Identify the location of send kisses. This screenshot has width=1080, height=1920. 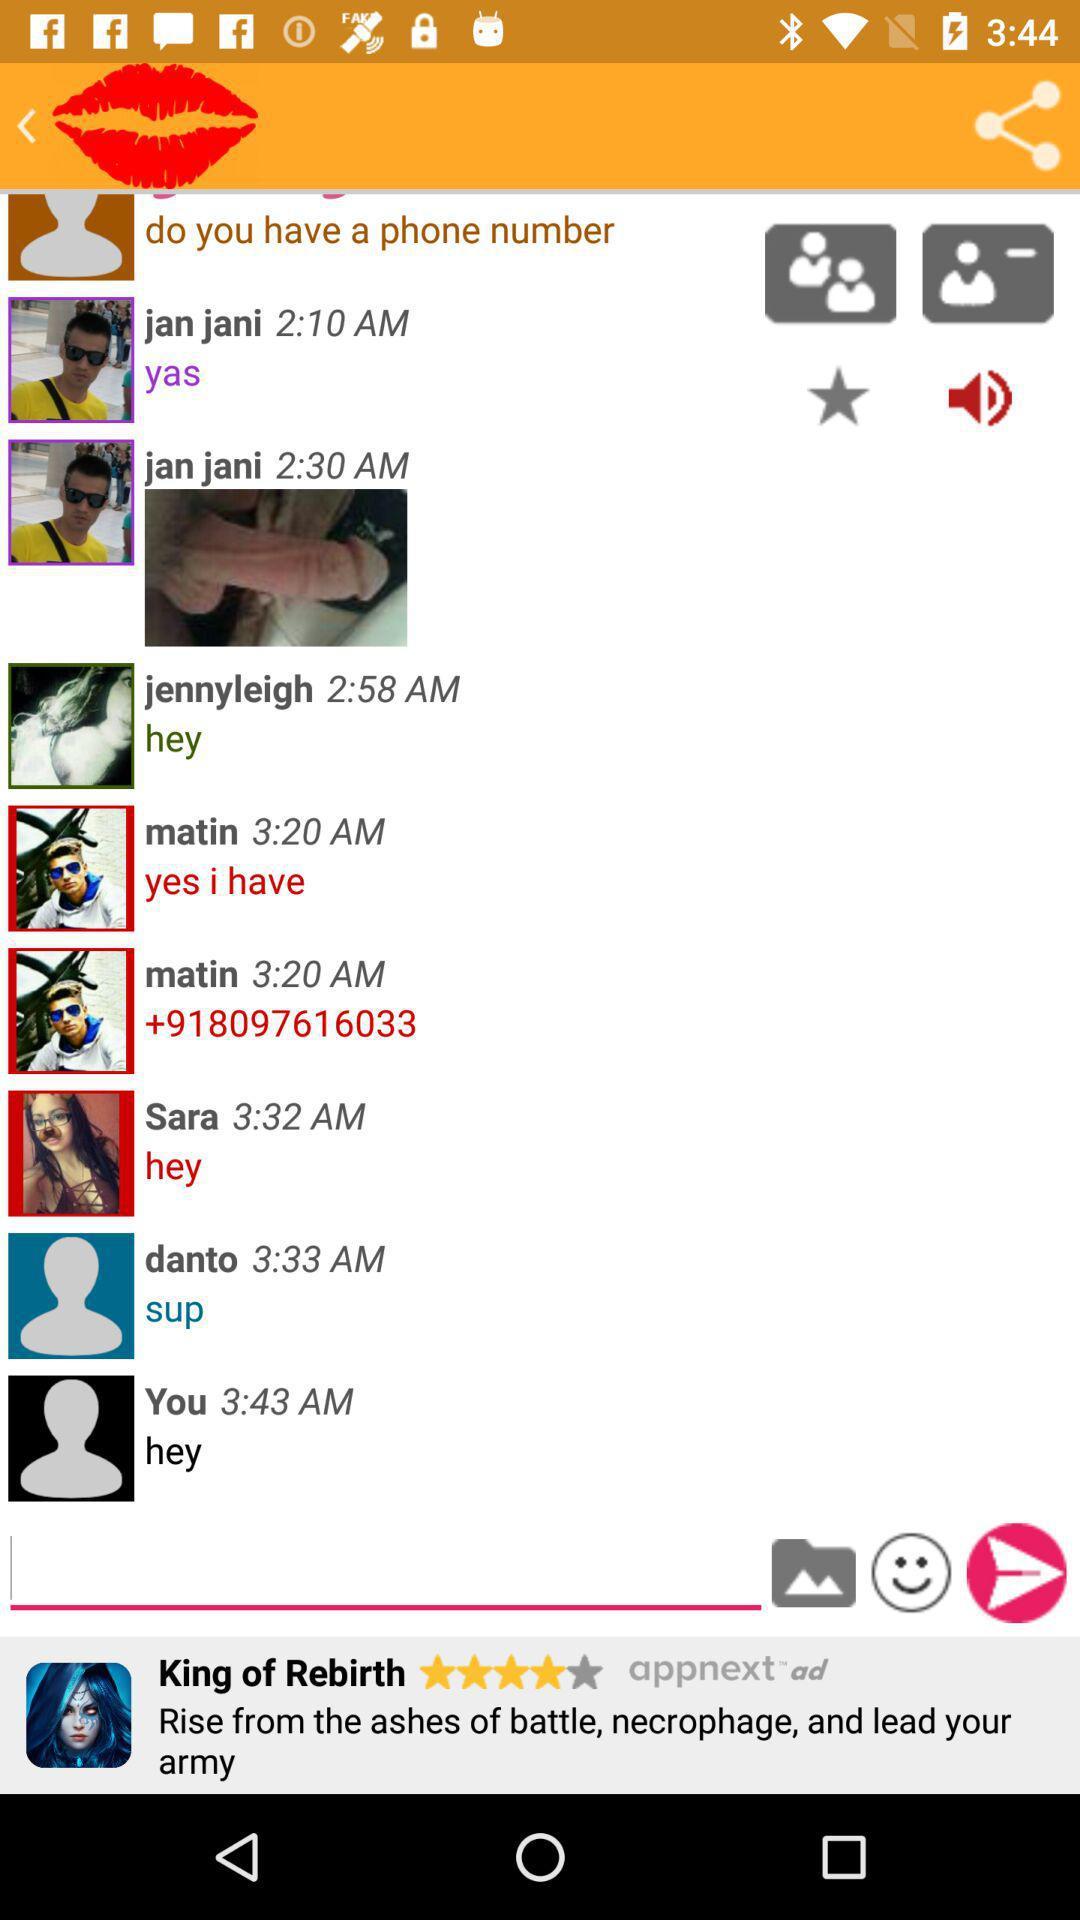
(154, 124).